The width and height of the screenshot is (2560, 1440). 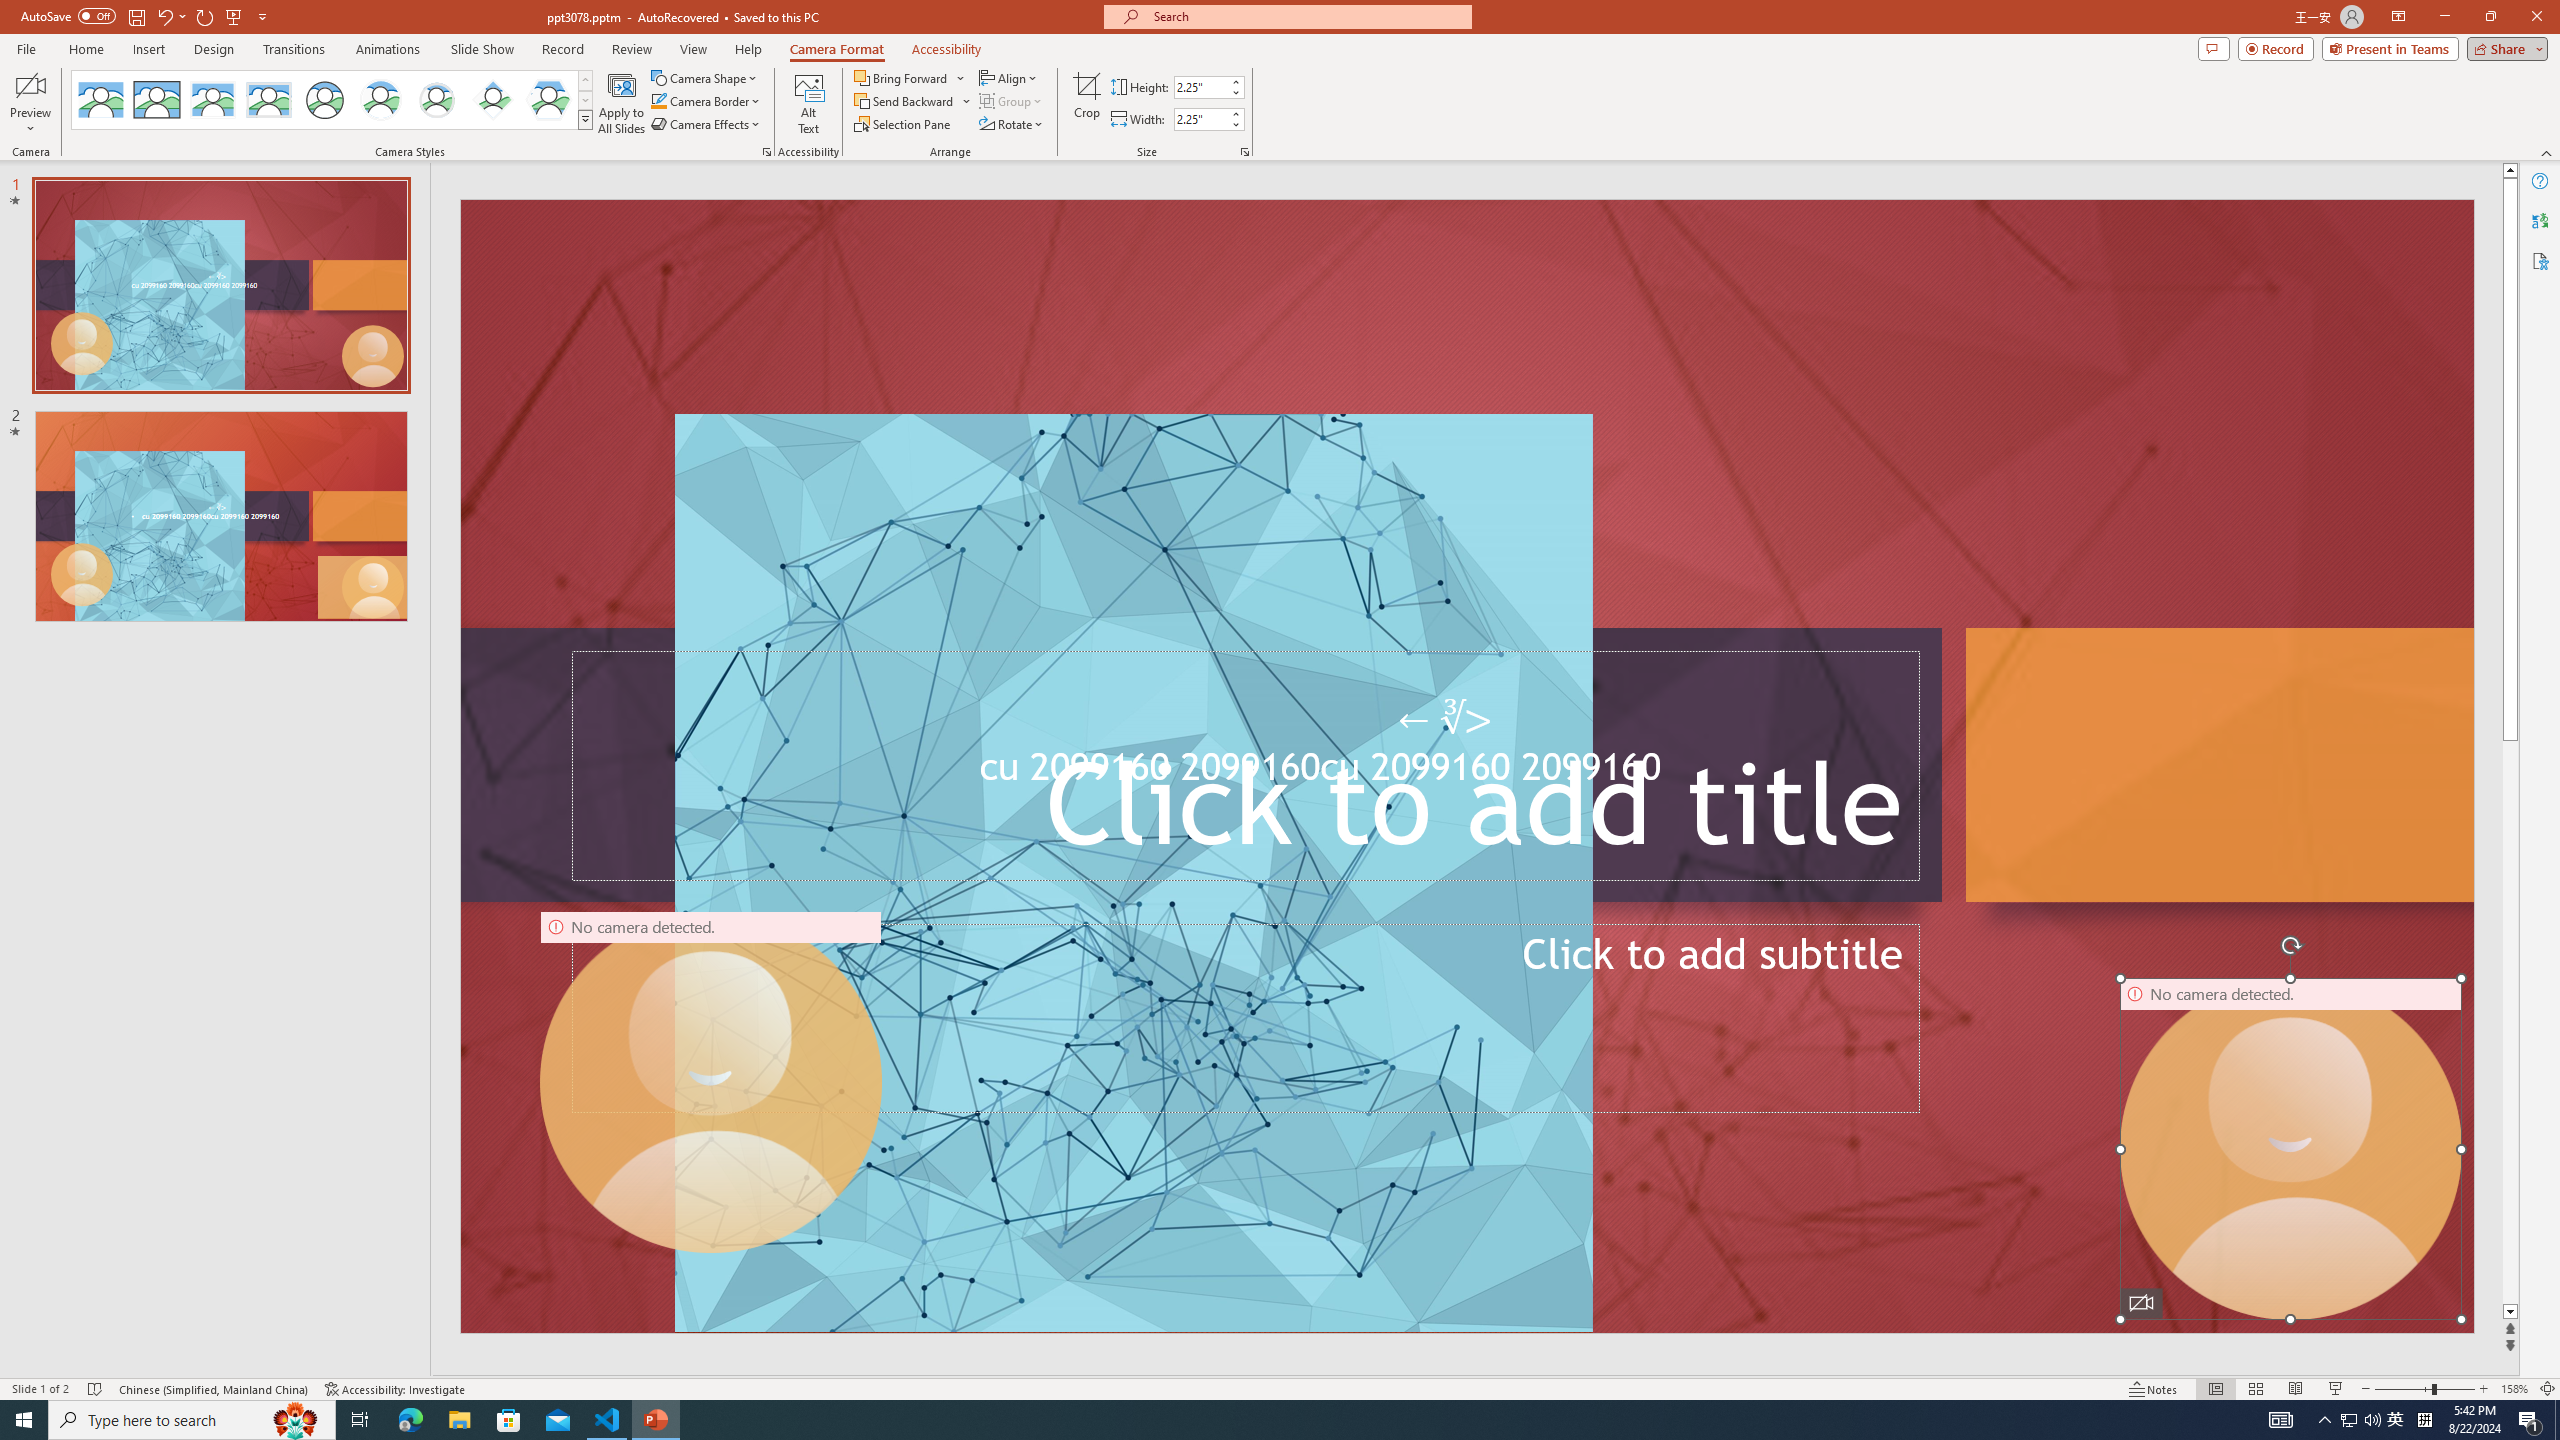 What do you see at coordinates (325, 99) in the screenshot?
I see `'Simple Frame Circle'` at bounding box center [325, 99].